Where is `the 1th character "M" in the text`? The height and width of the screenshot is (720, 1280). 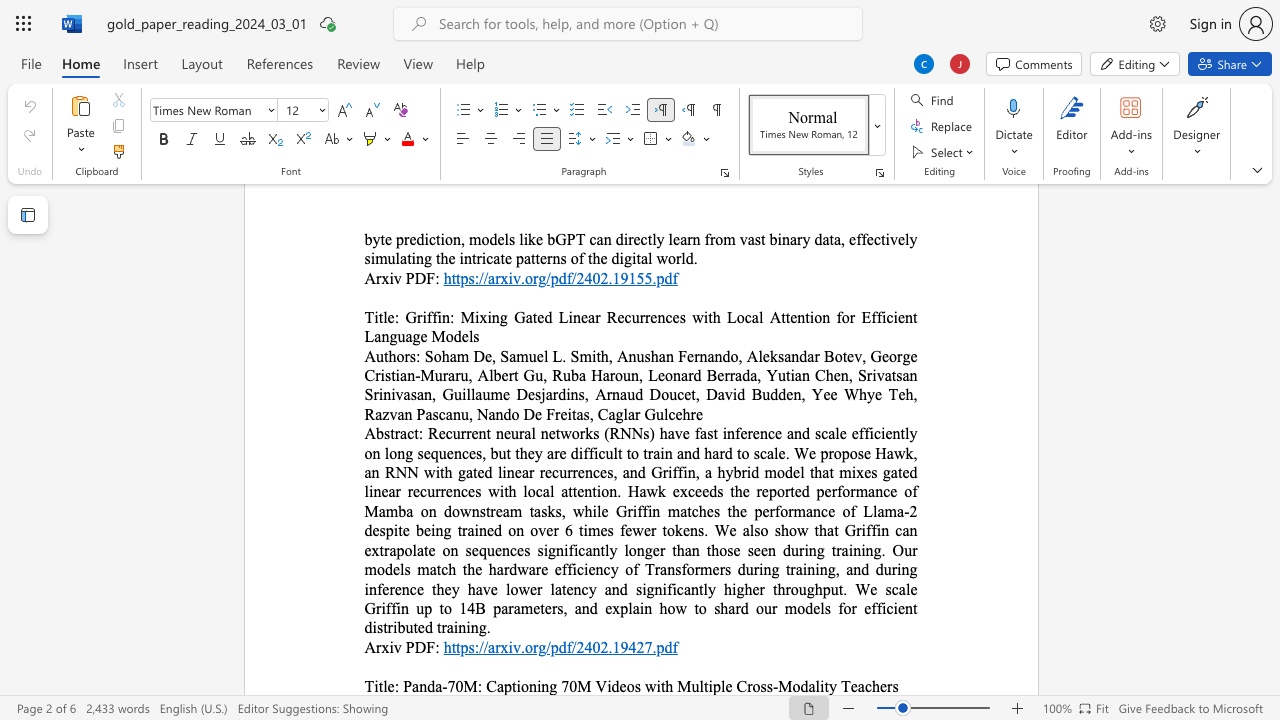 the 1th character "M" in the text is located at coordinates (469, 685).